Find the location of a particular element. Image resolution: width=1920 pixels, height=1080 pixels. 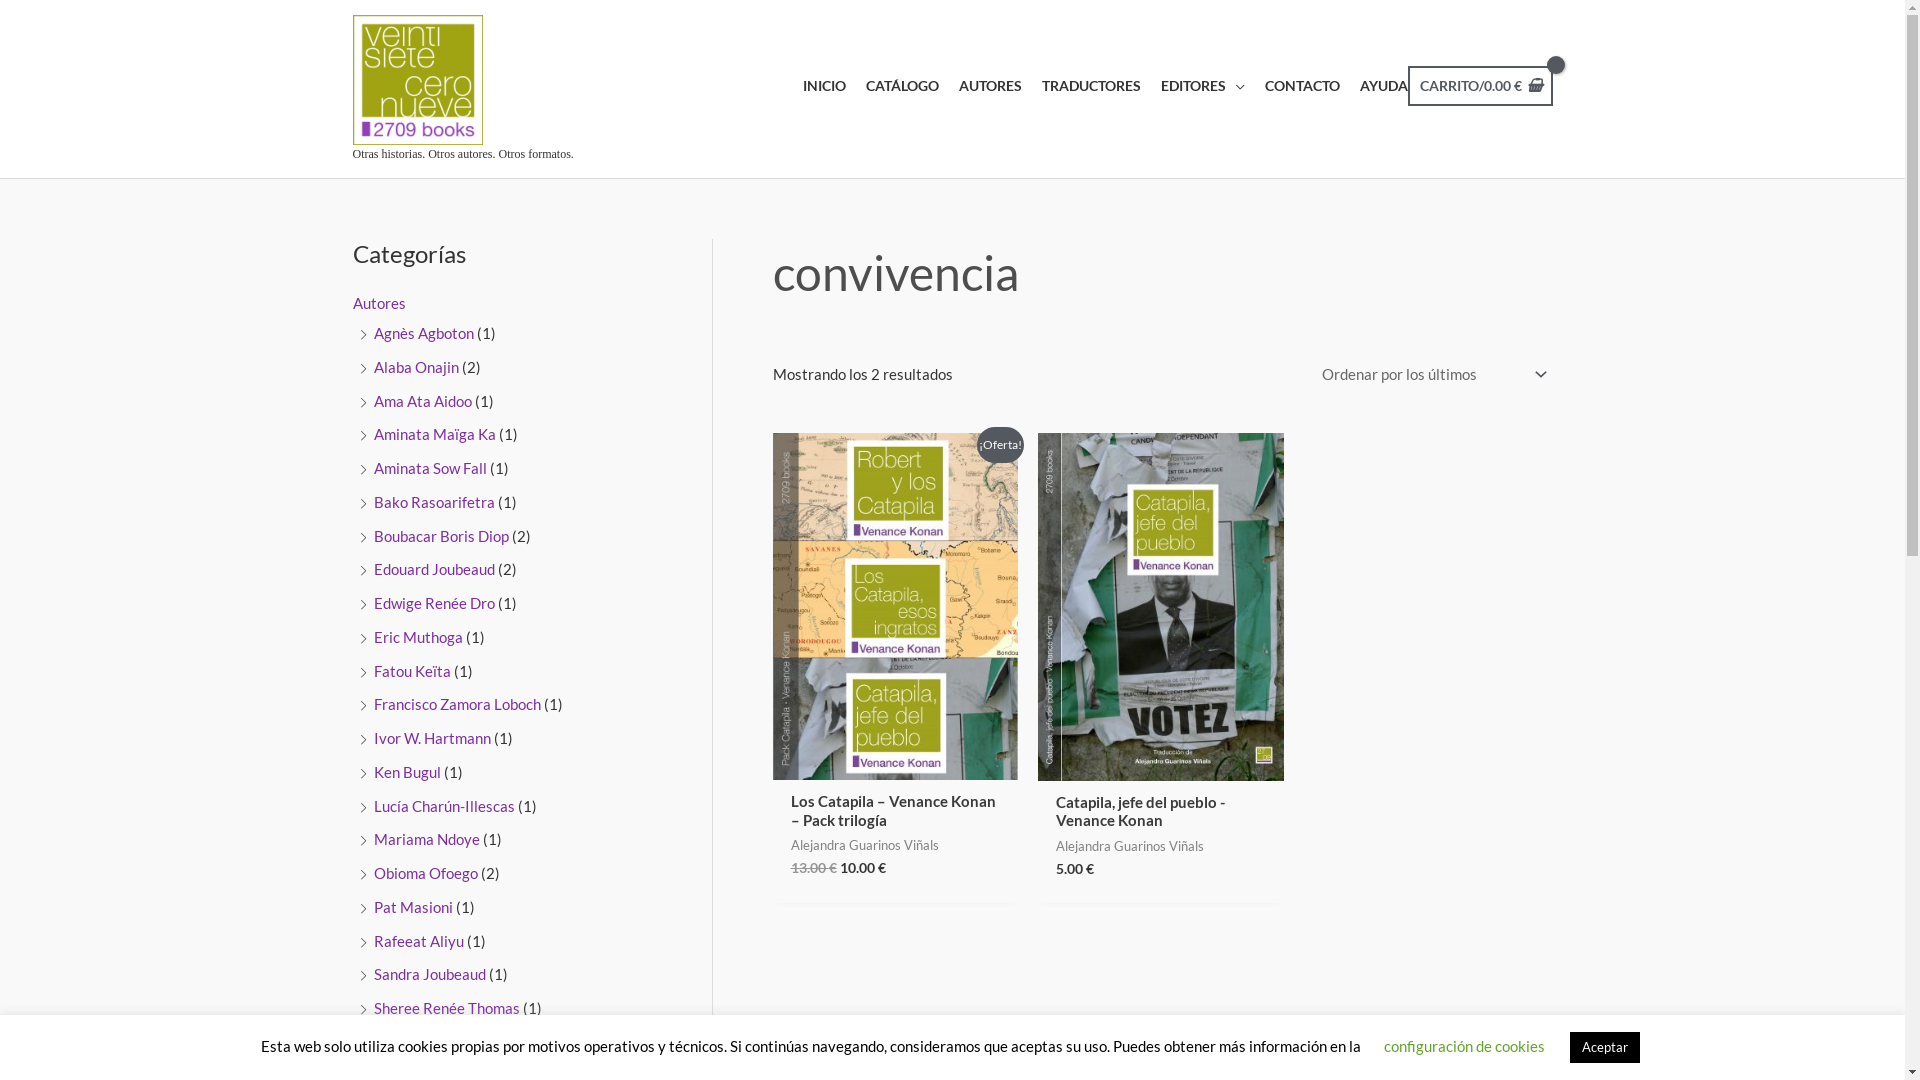

'Sandra Joubeaud' is located at coordinates (429, 973).